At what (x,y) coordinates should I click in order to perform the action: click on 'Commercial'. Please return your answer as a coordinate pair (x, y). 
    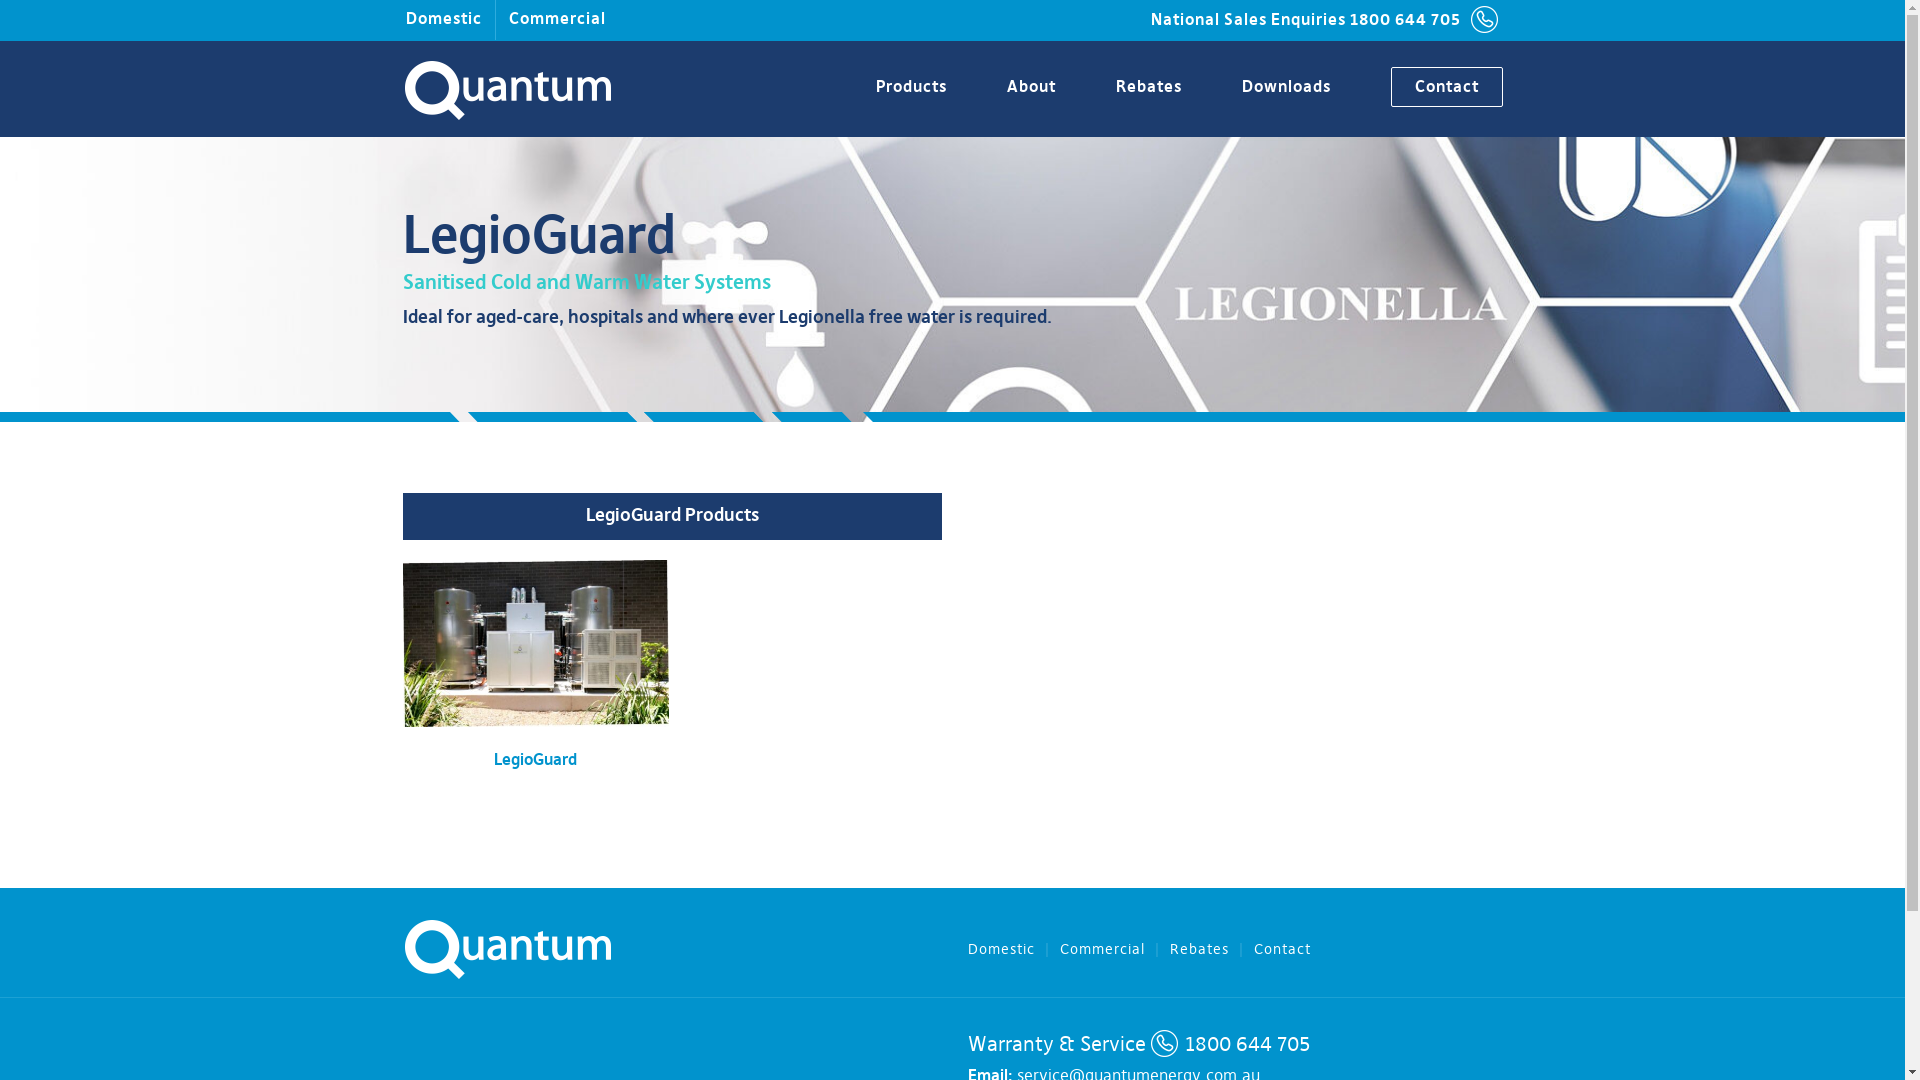
    Looking at the image, I should click on (1113, 949).